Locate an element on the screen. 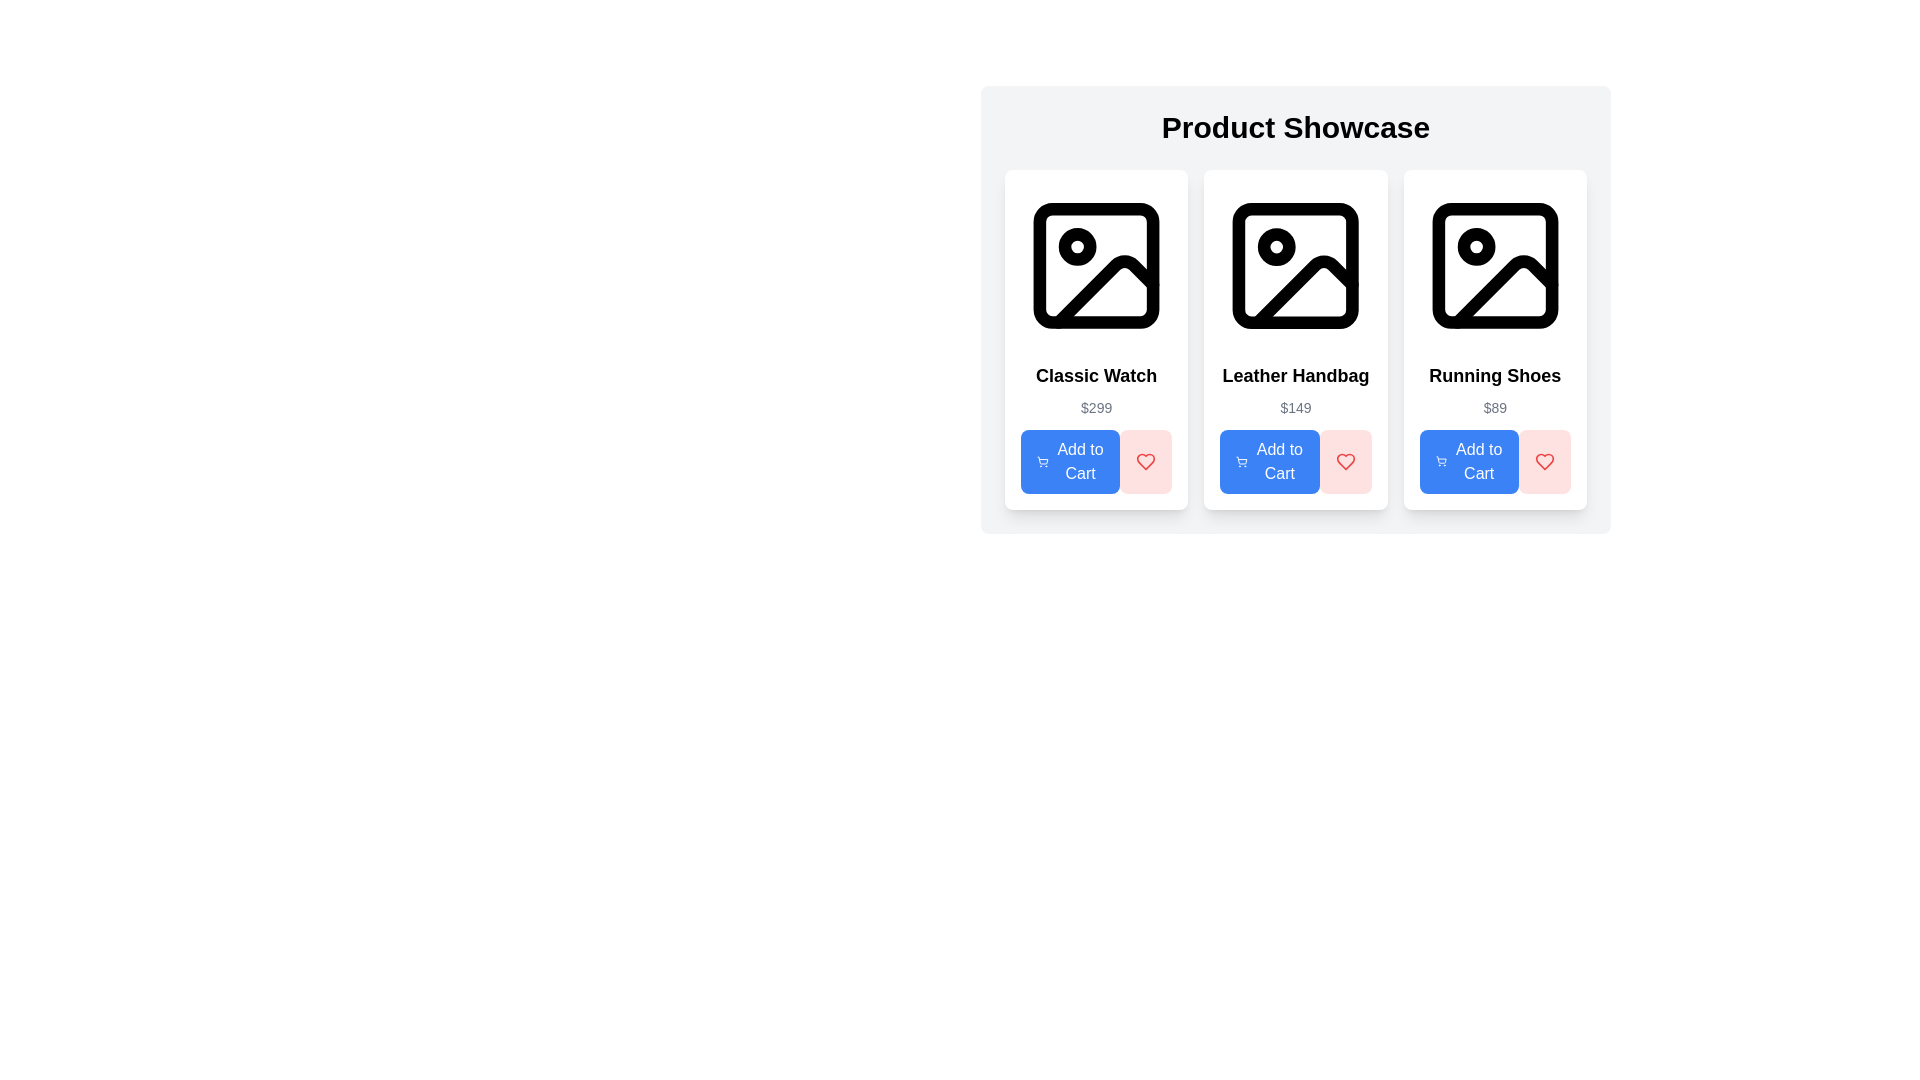  displayed price text of the 'Leather Handbag' product, which is located below the product title and above the 'Add to Cart' button in the product card is located at coordinates (1296, 407).